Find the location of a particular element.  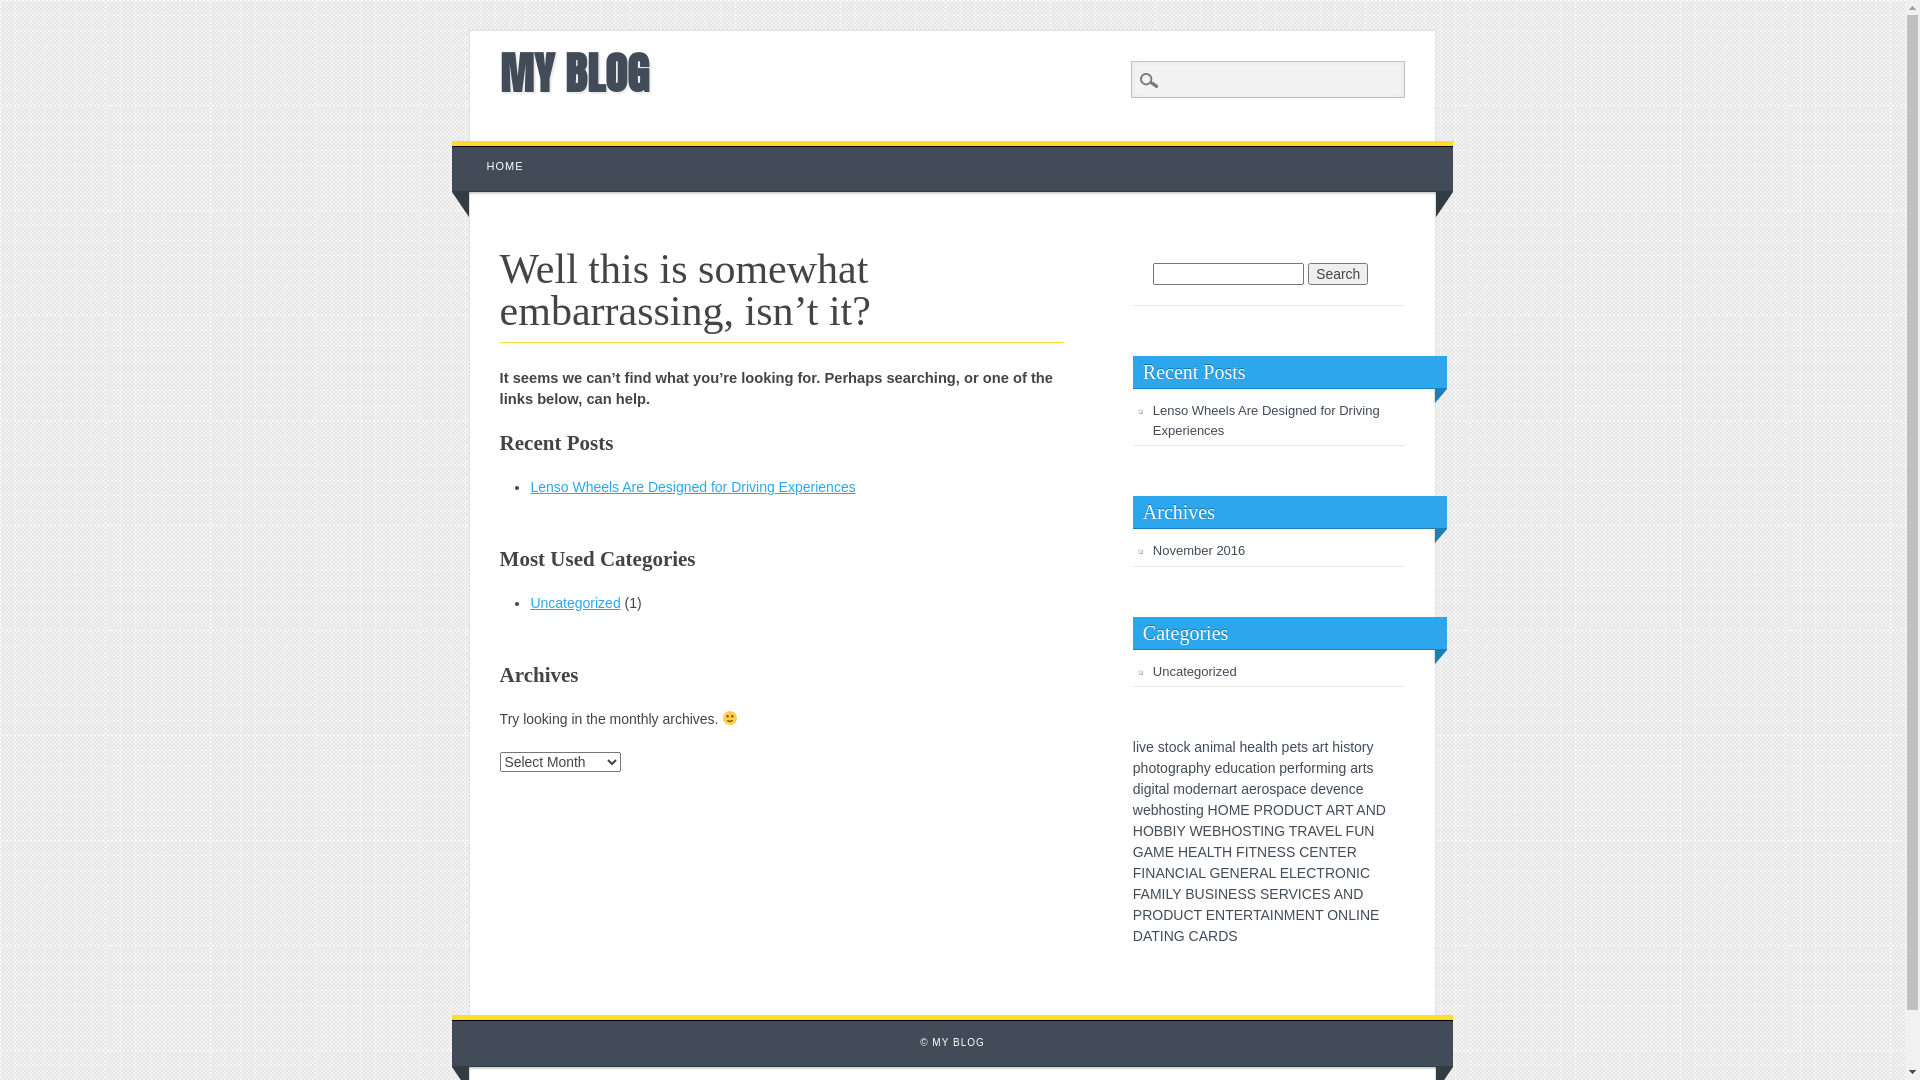

'a' is located at coordinates (1253, 747).